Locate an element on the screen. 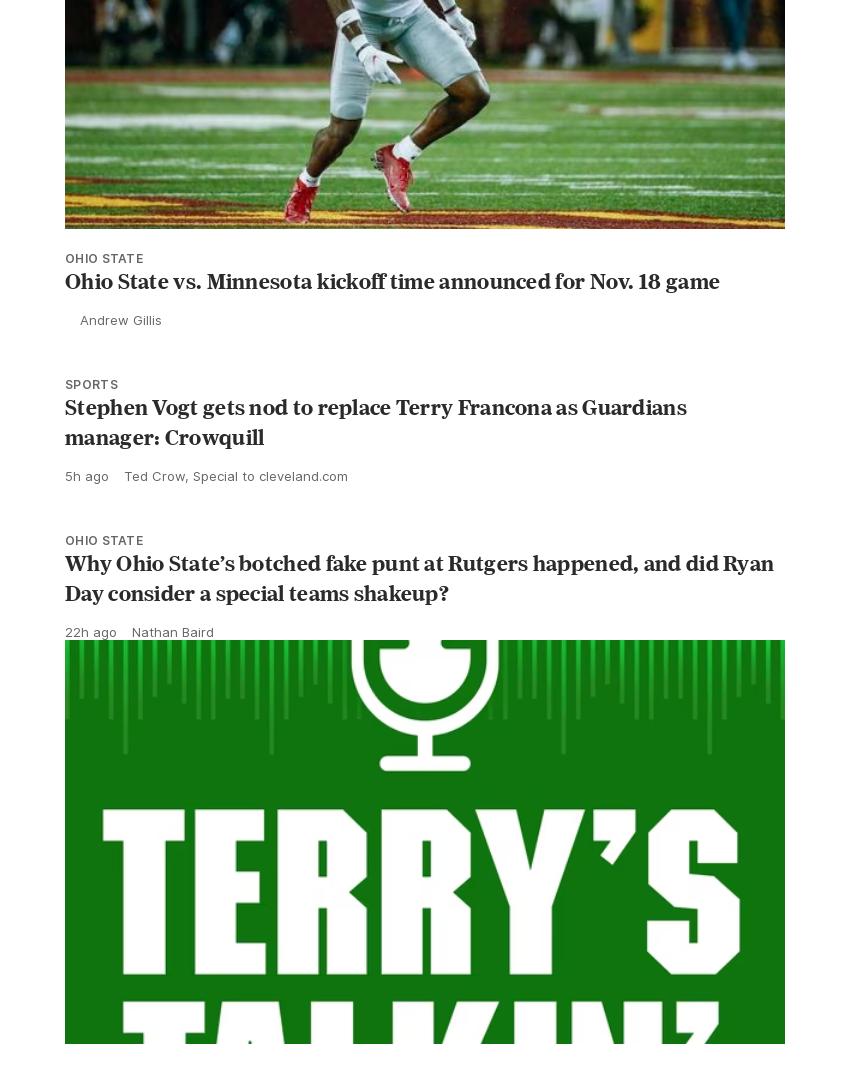  'Andrew Gillis' is located at coordinates (120, 363).